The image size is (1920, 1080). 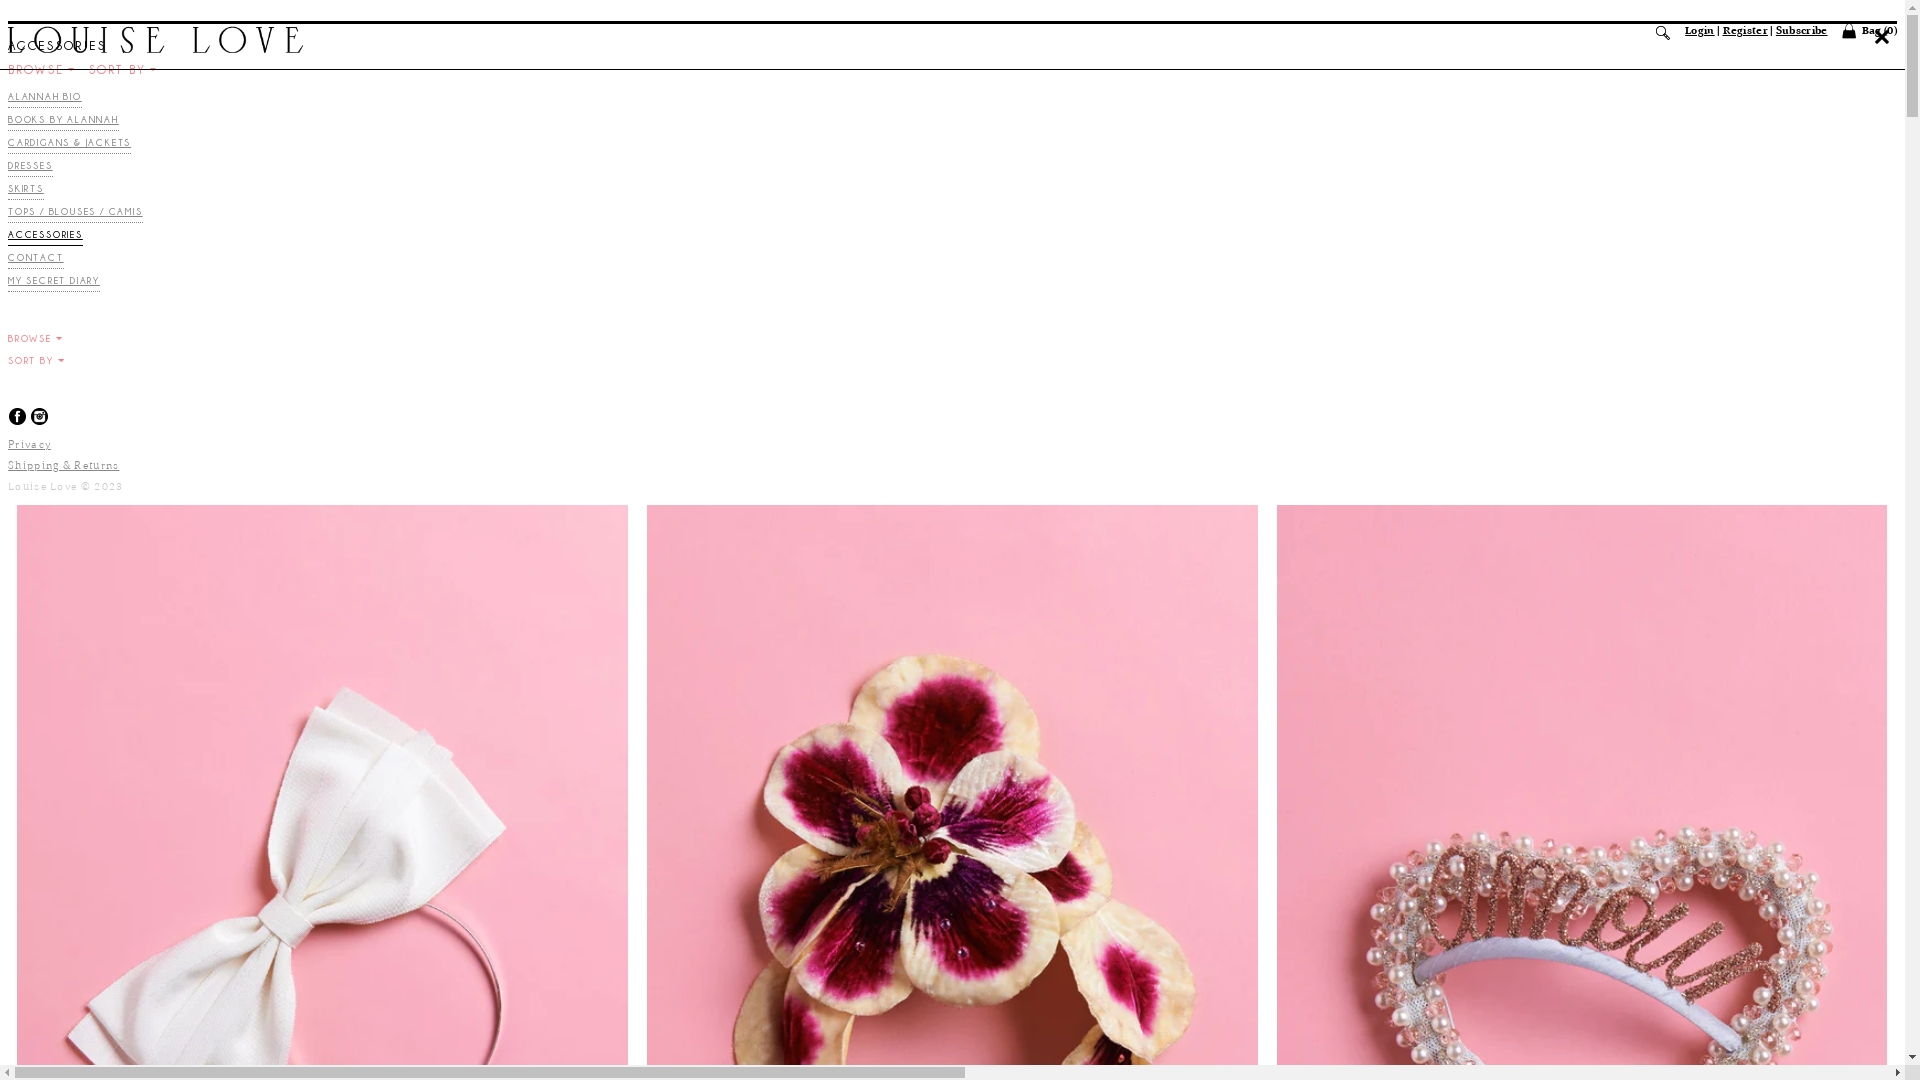 I want to click on 'ALANNAH BIO', so click(x=44, y=99).